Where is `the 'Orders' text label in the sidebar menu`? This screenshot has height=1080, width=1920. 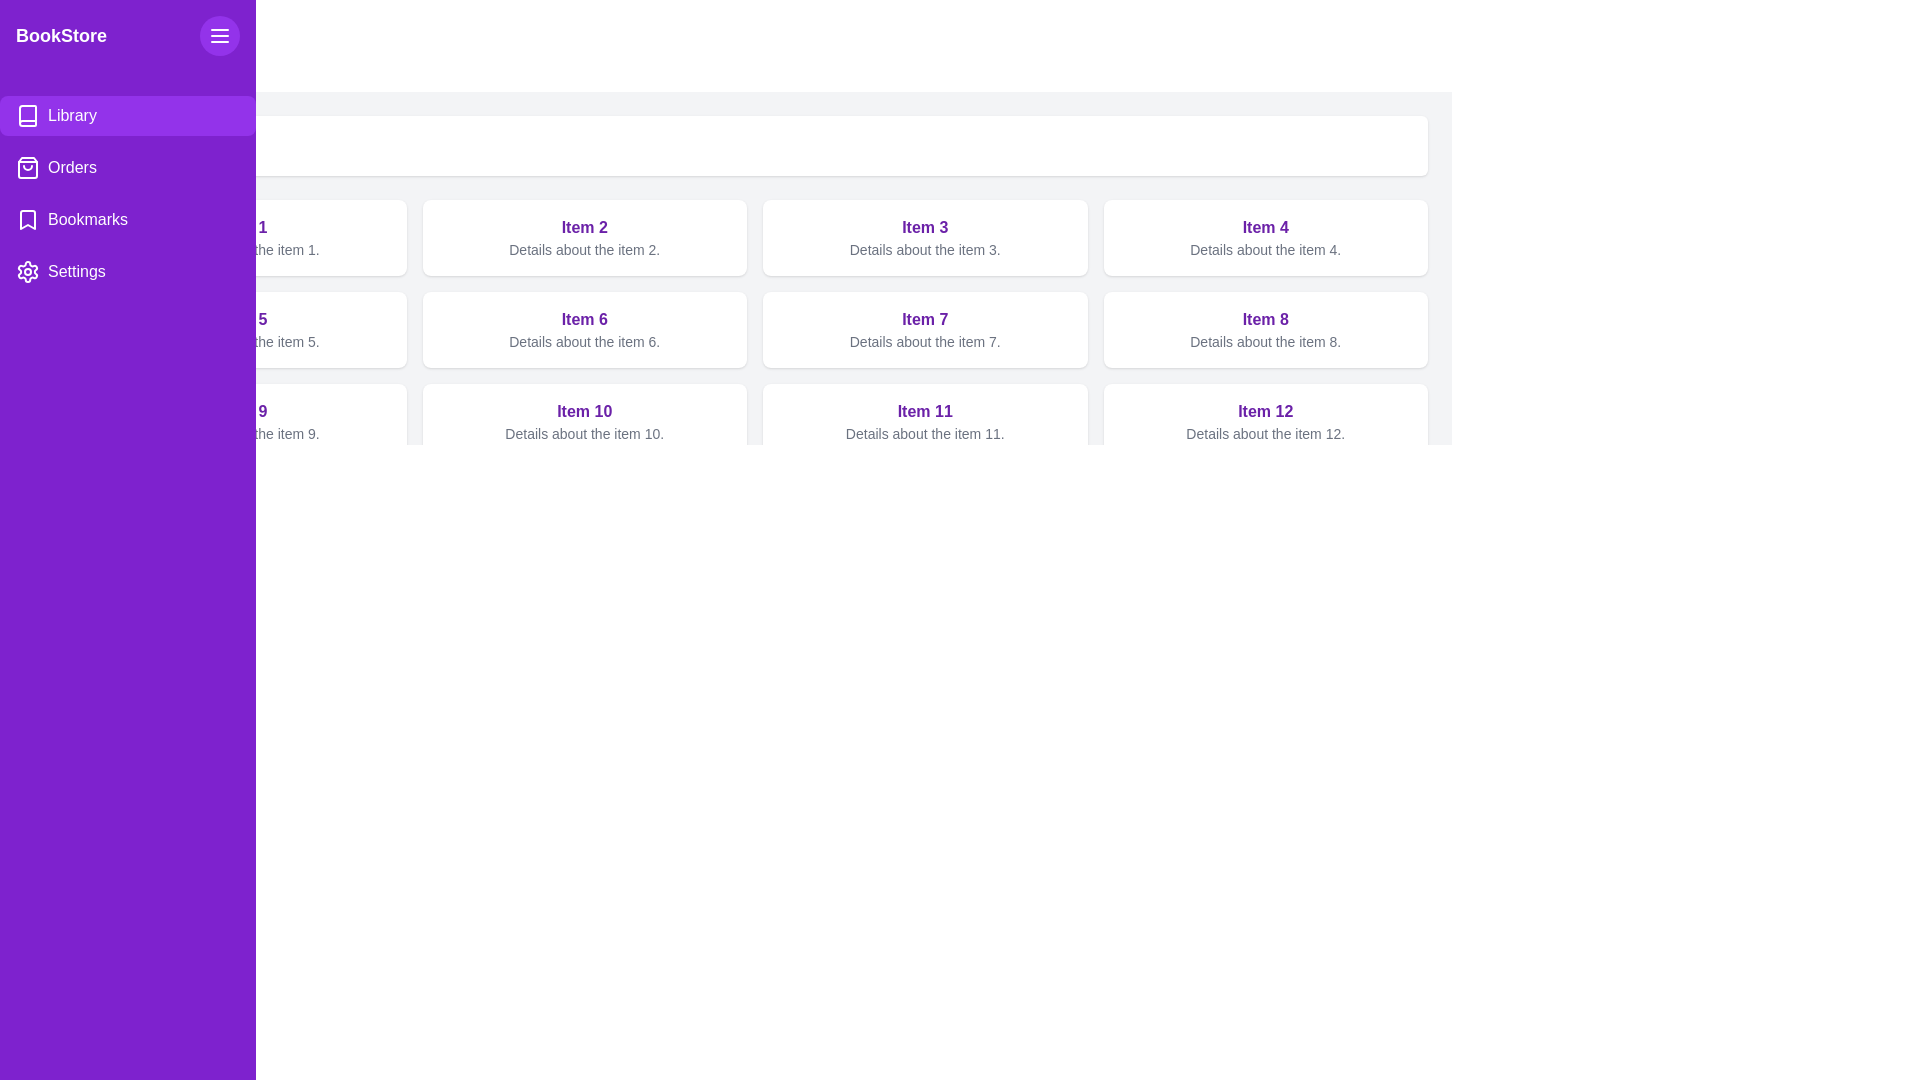 the 'Orders' text label in the sidebar menu is located at coordinates (72, 167).